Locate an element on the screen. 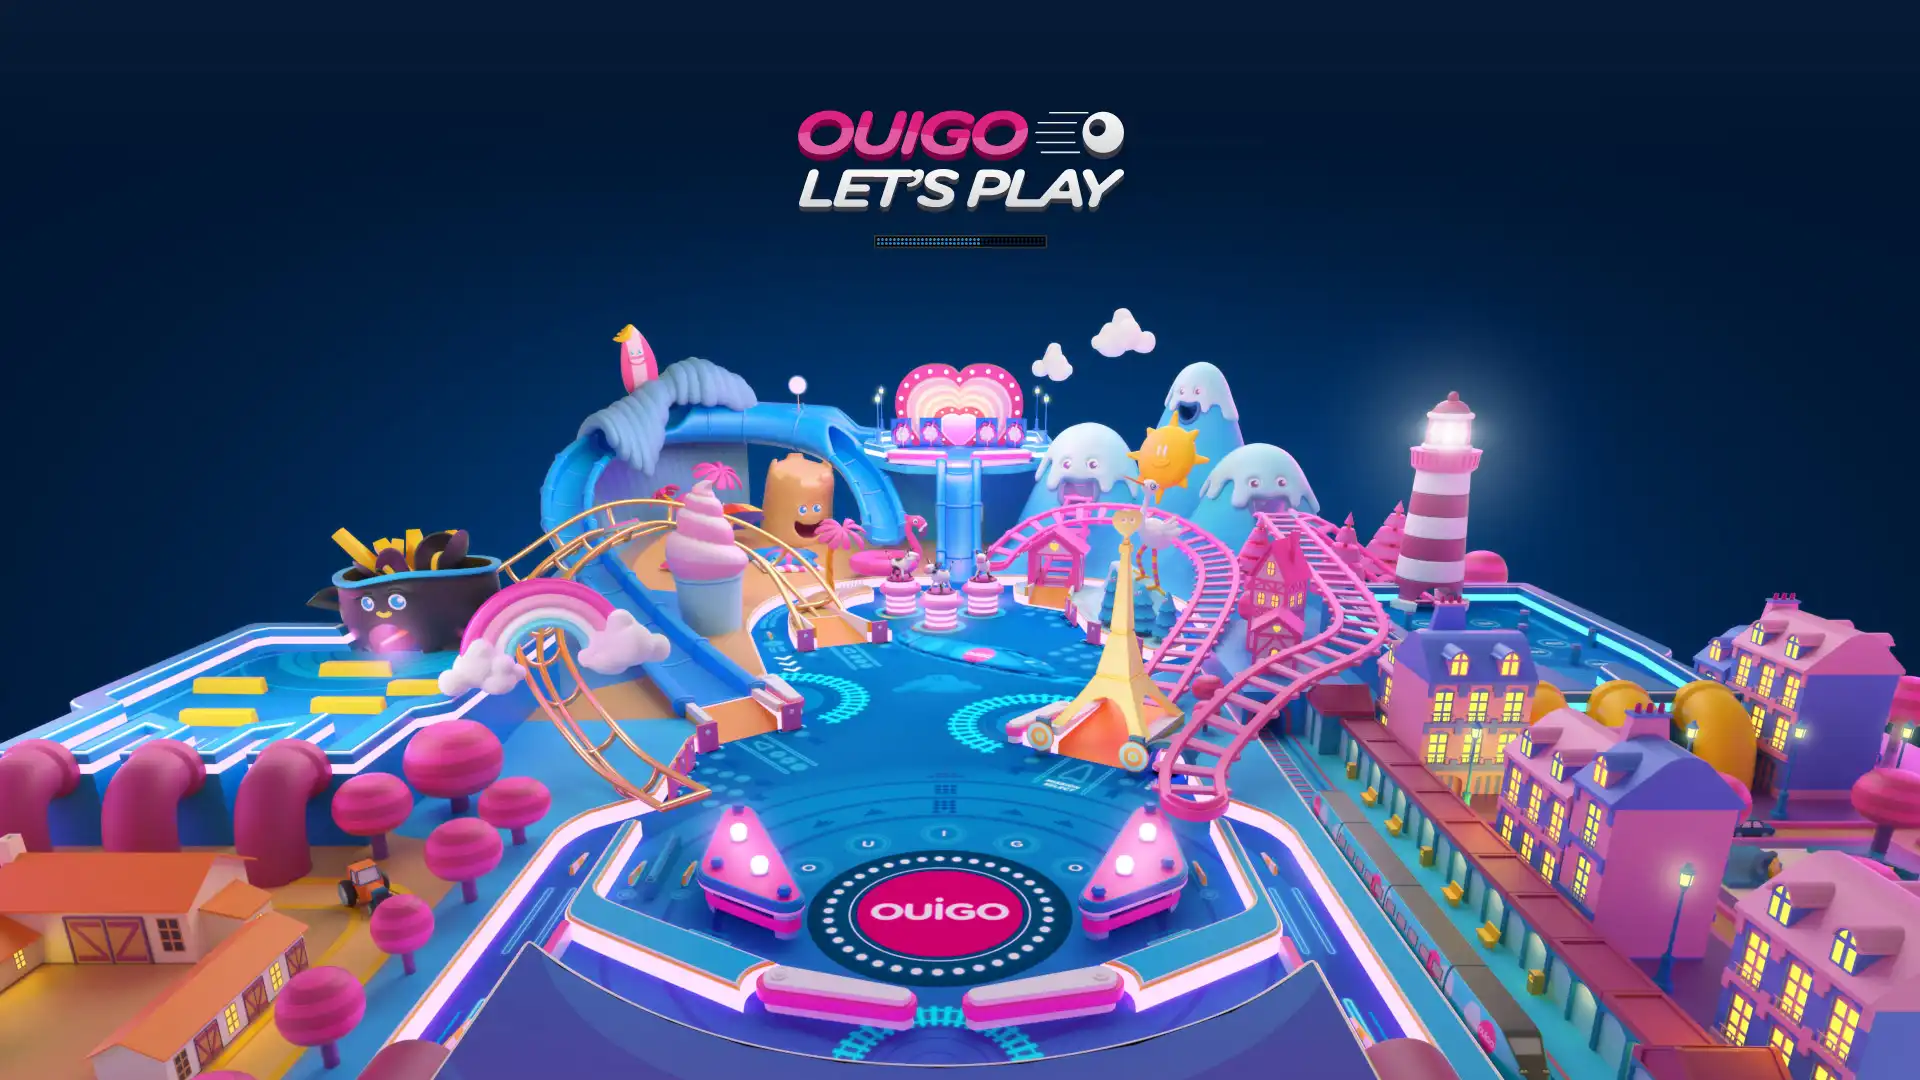 The image size is (1920, 1080). CLASSEMENT is located at coordinates (960, 1050).